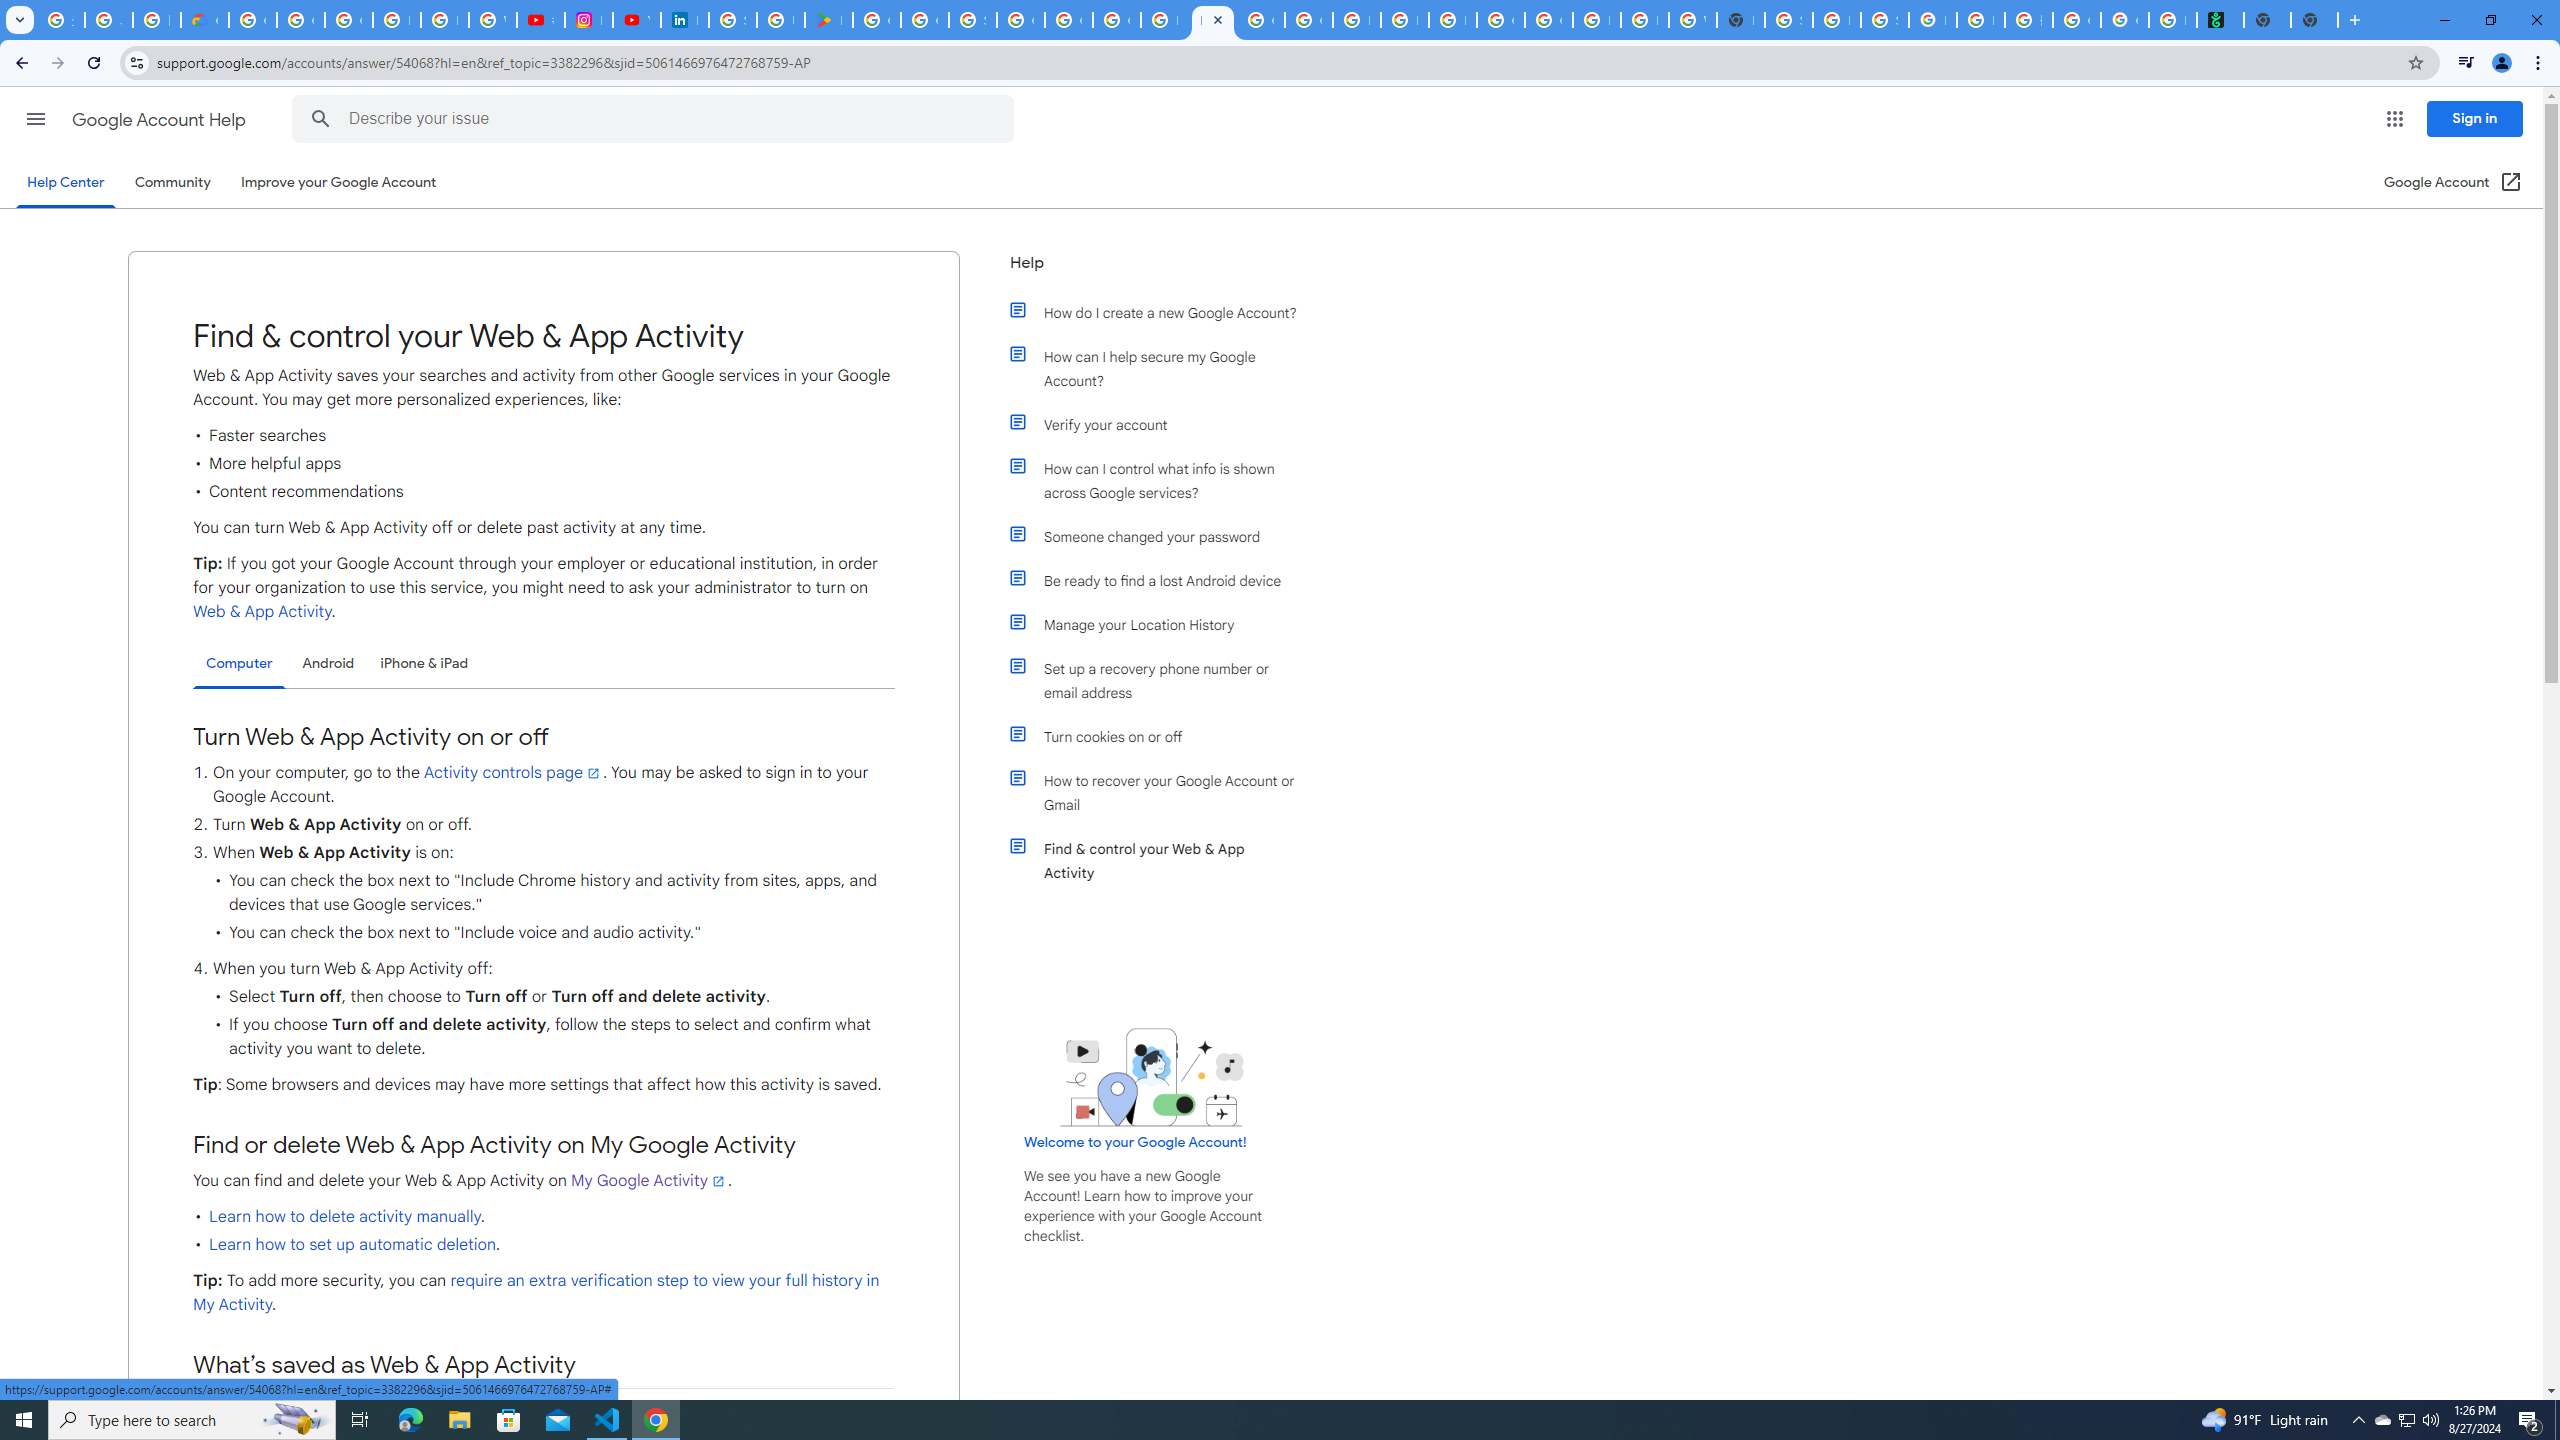 The height and width of the screenshot is (1440, 2560). Describe the element at coordinates (1134, 1141) in the screenshot. I see `'Welcome to your Google Account!'` at that location.